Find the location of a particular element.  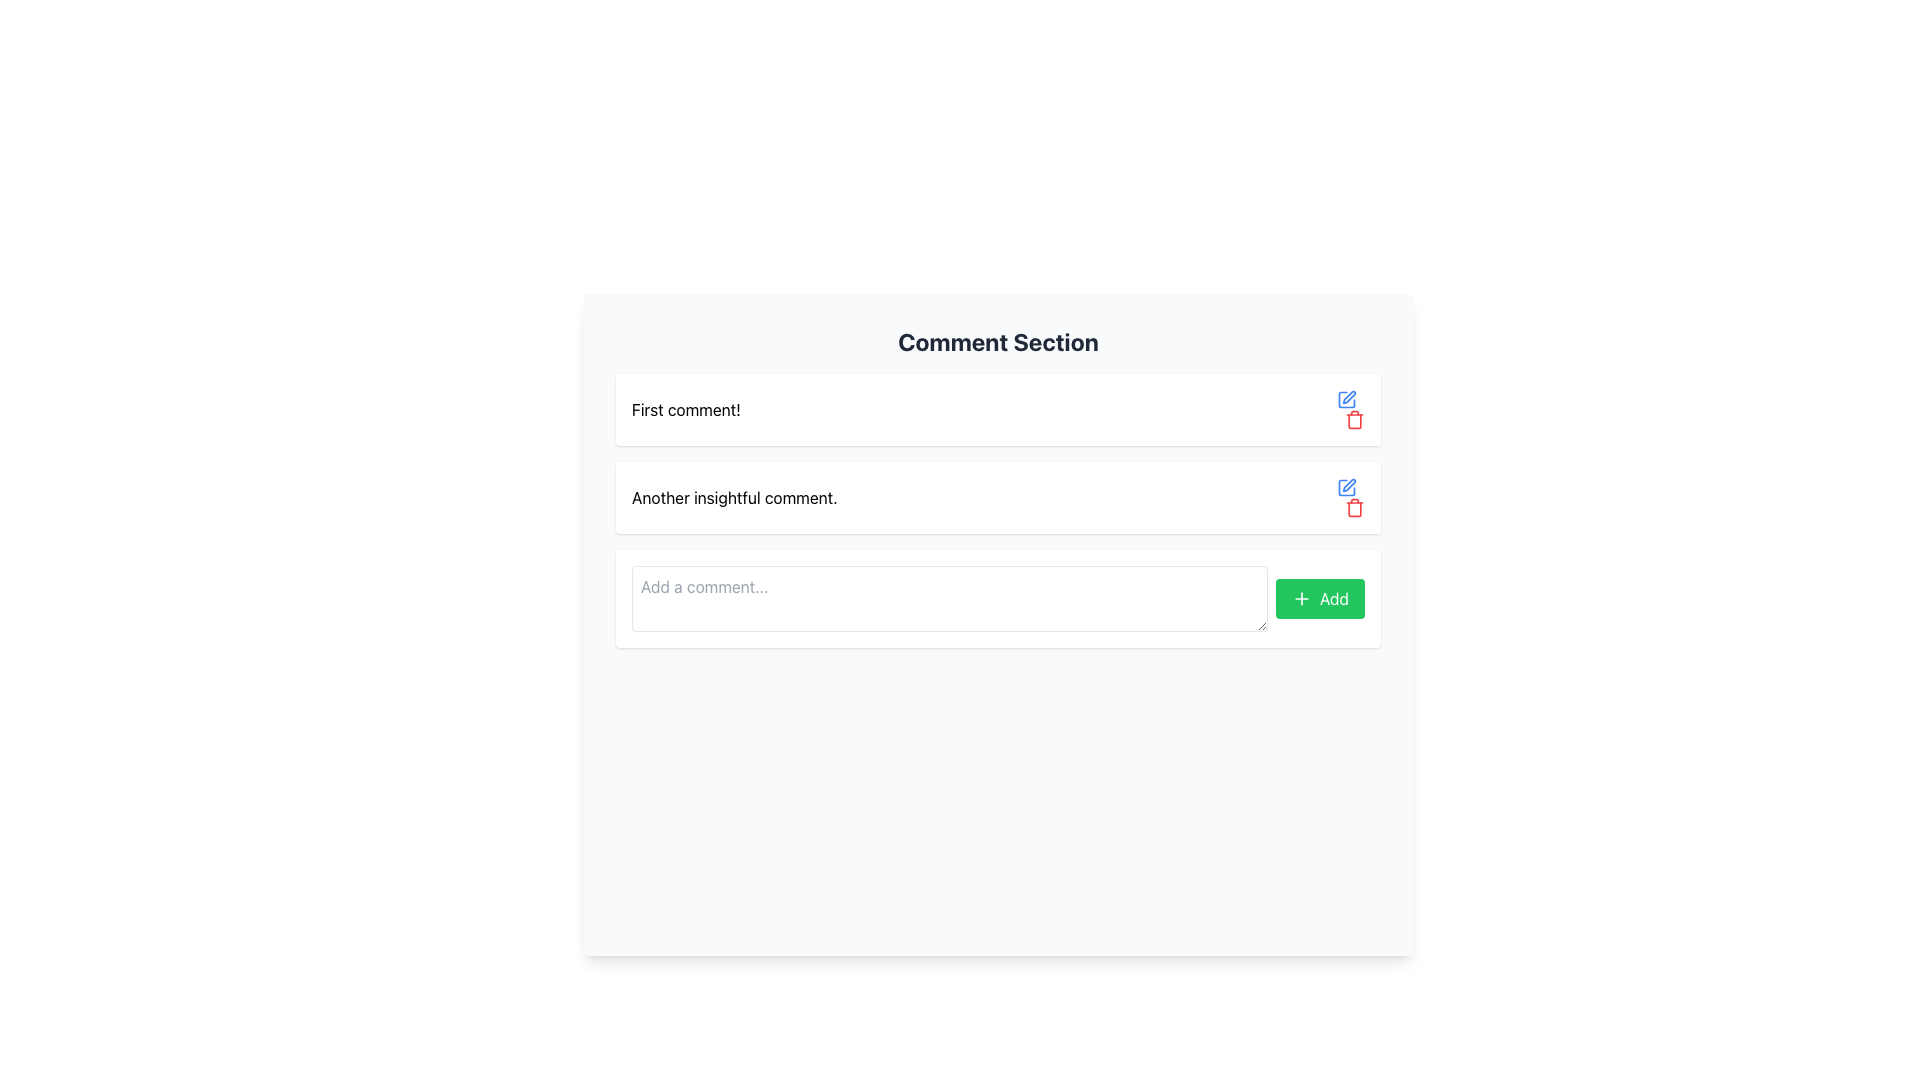

the delete button located at the far right of the second comment in the comment section is located at coordinates (1354, 507).